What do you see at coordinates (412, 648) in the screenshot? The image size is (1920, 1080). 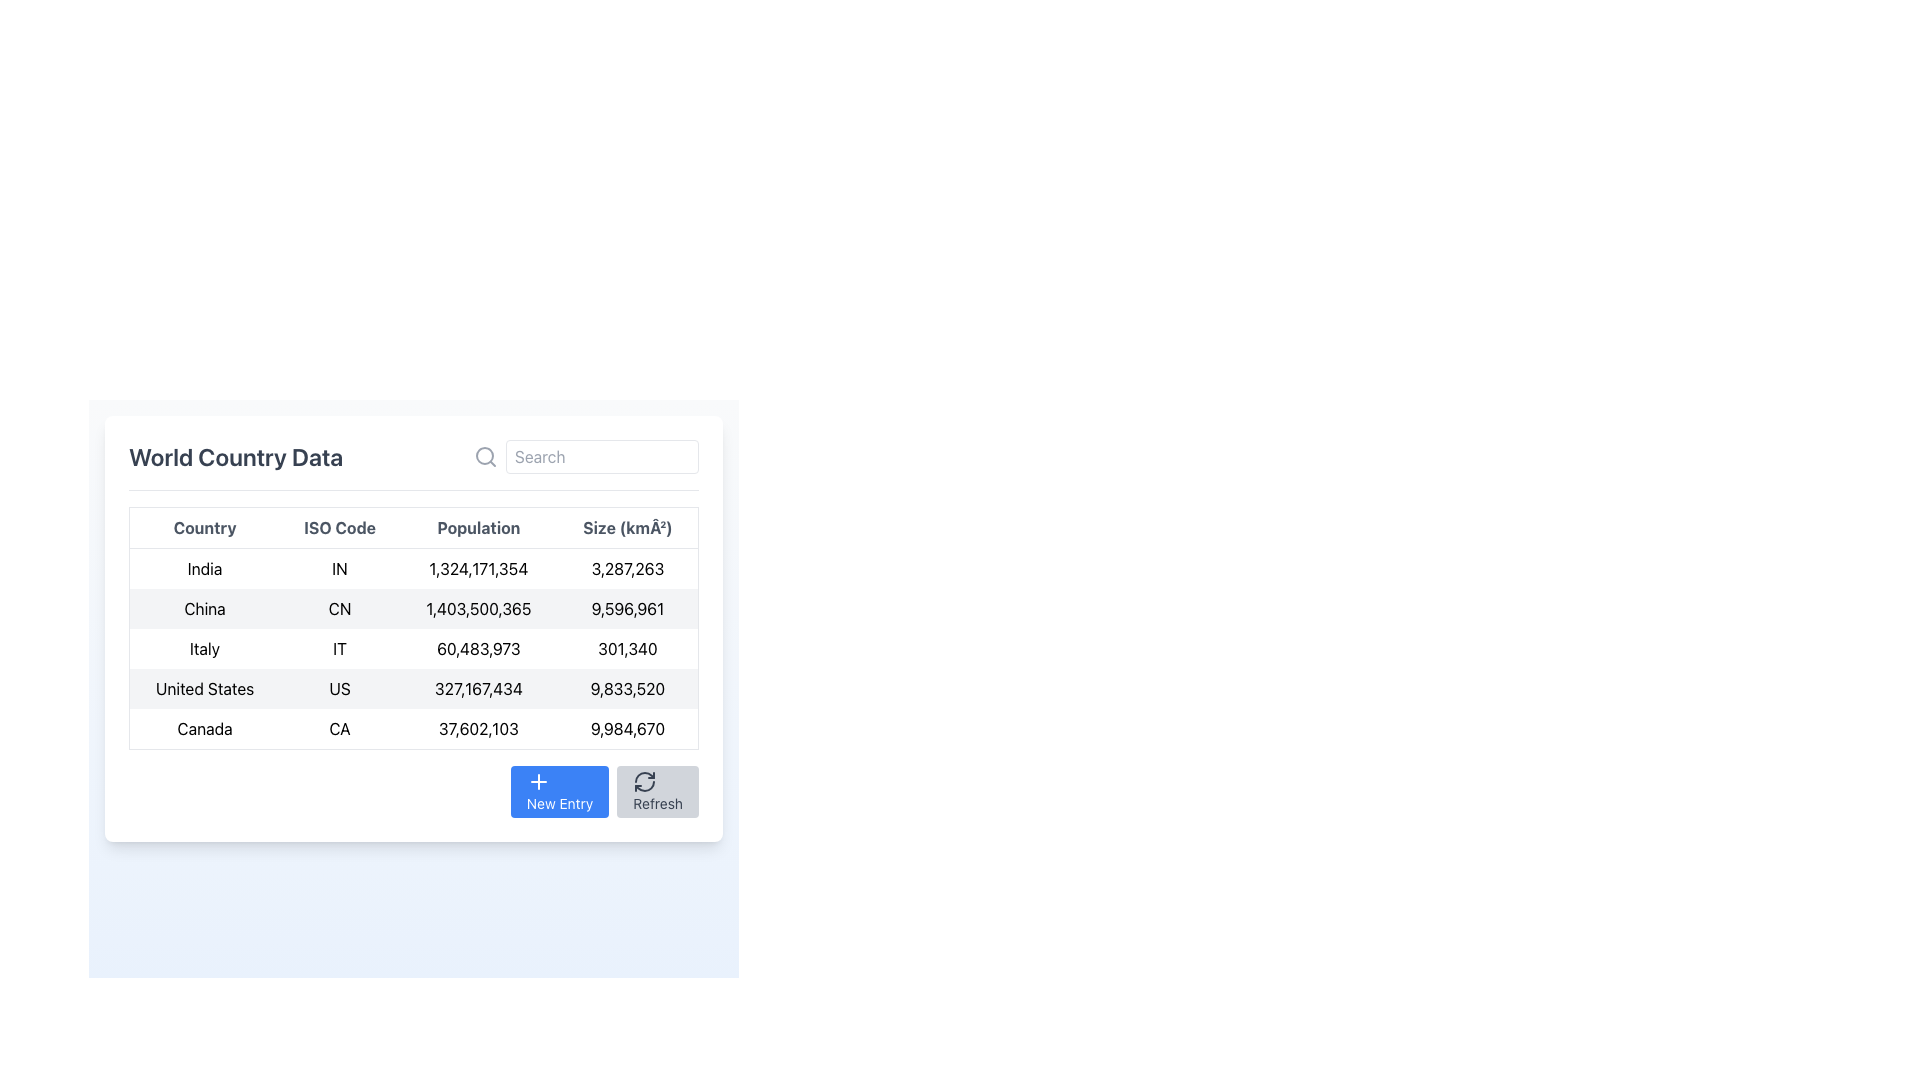 I see `the third row in the country data table that displays Italy's information, including its ISO Code, Population, and Size` at bounding box center [412, 648].